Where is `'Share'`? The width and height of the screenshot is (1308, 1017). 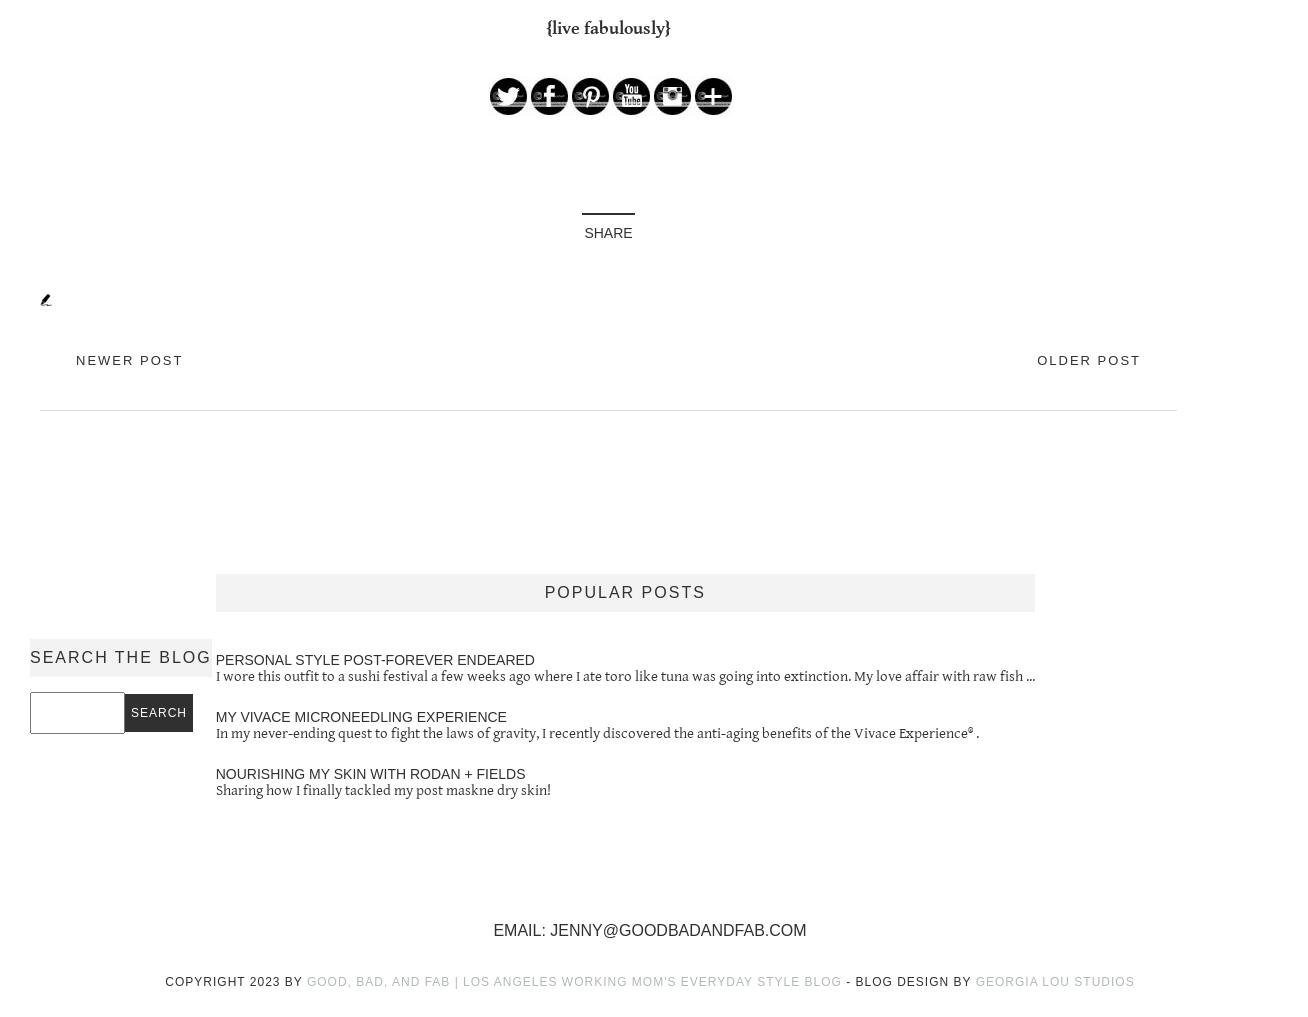 'Share' is located at coordinates (606, 231).